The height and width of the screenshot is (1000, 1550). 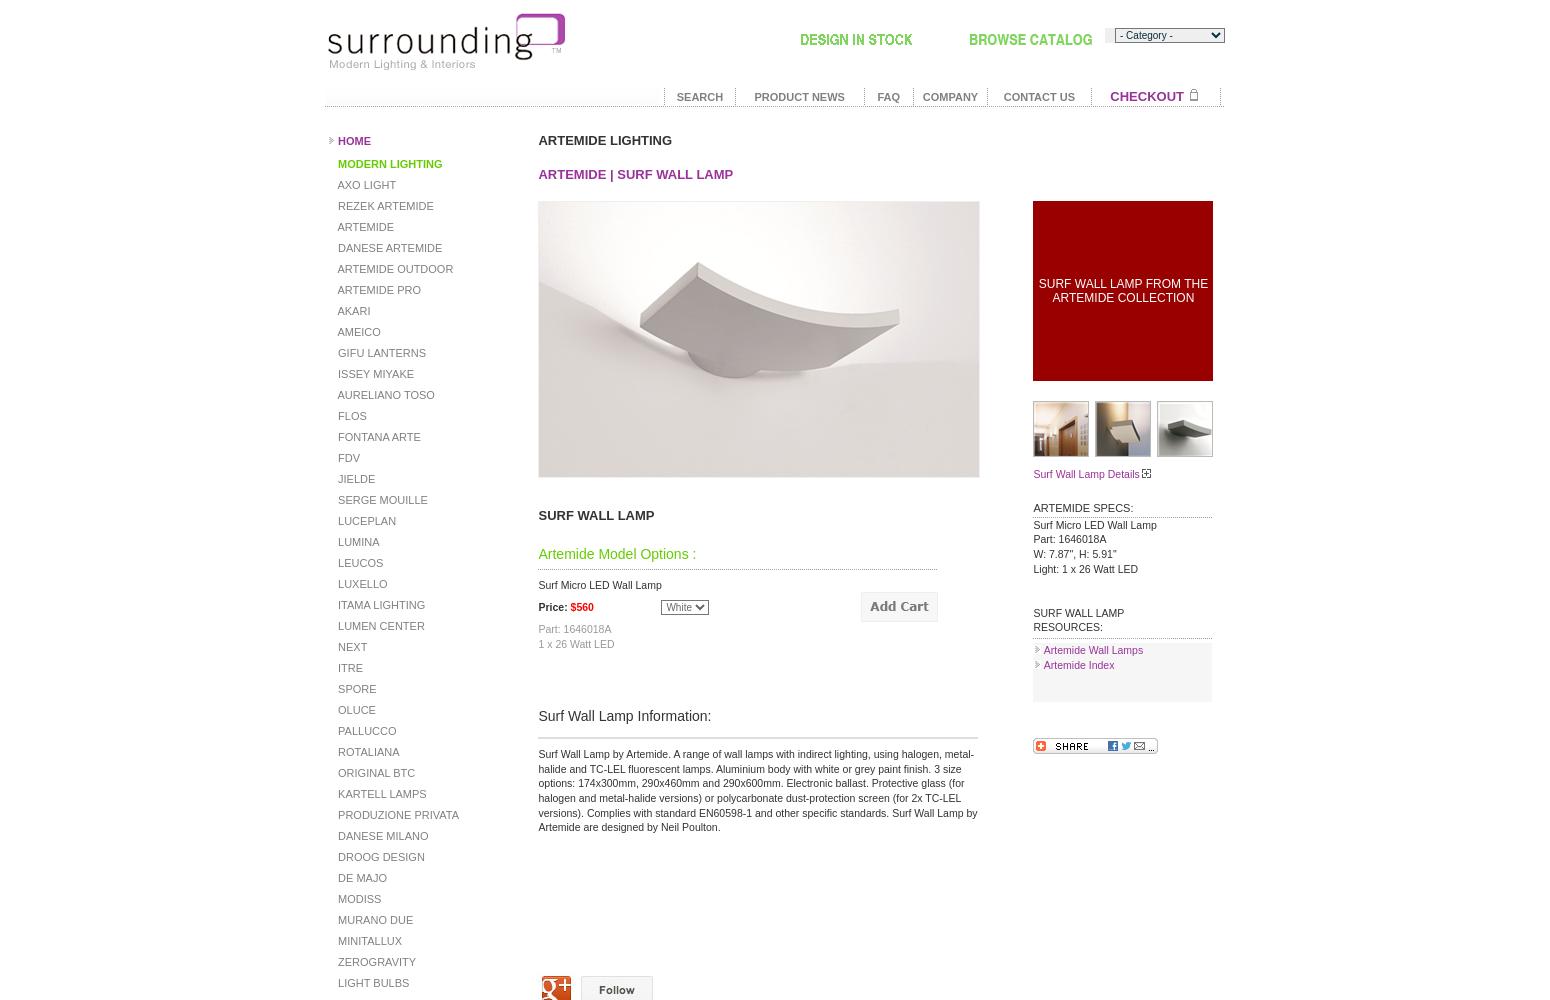 What do you see at coordinates (1067, 627) in the screenshot?
I see `'RESOURCES:'` at bounding box center [1067, 627].